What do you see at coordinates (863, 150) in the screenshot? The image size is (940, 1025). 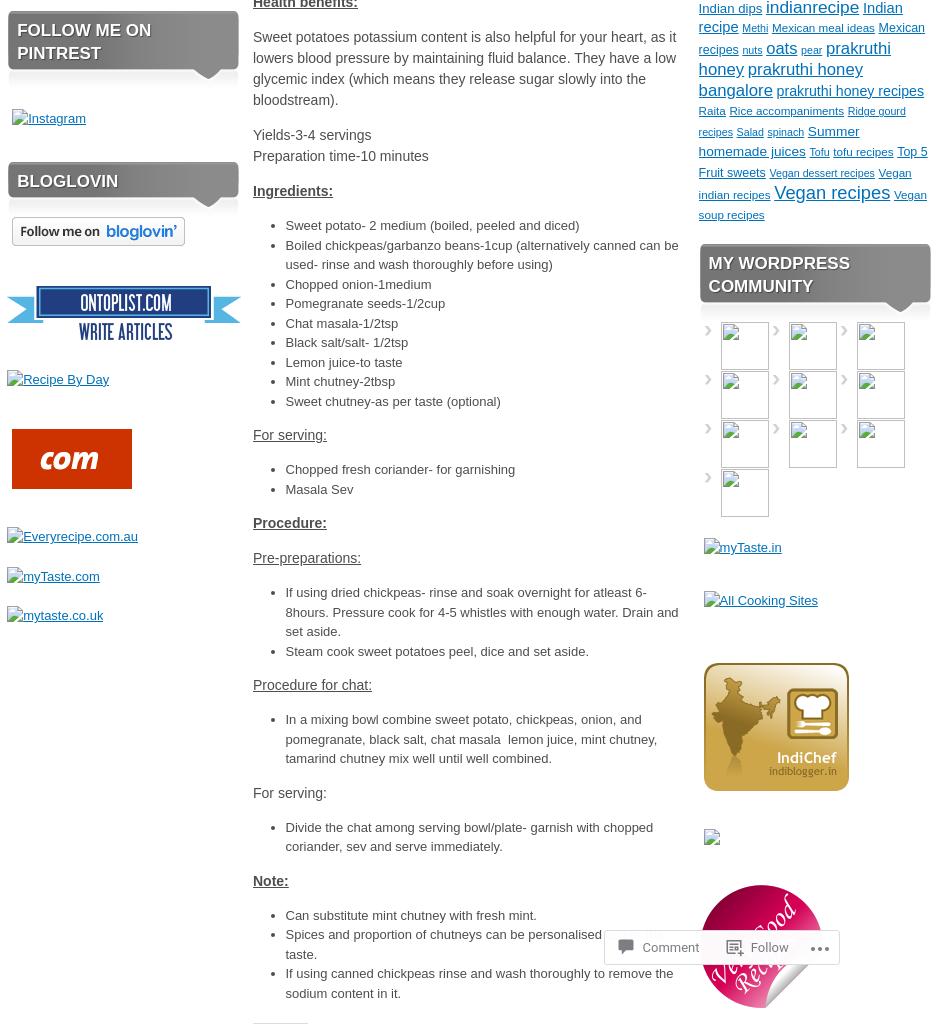 I see `'tofu recipes'` at bounding box center [863, 150].